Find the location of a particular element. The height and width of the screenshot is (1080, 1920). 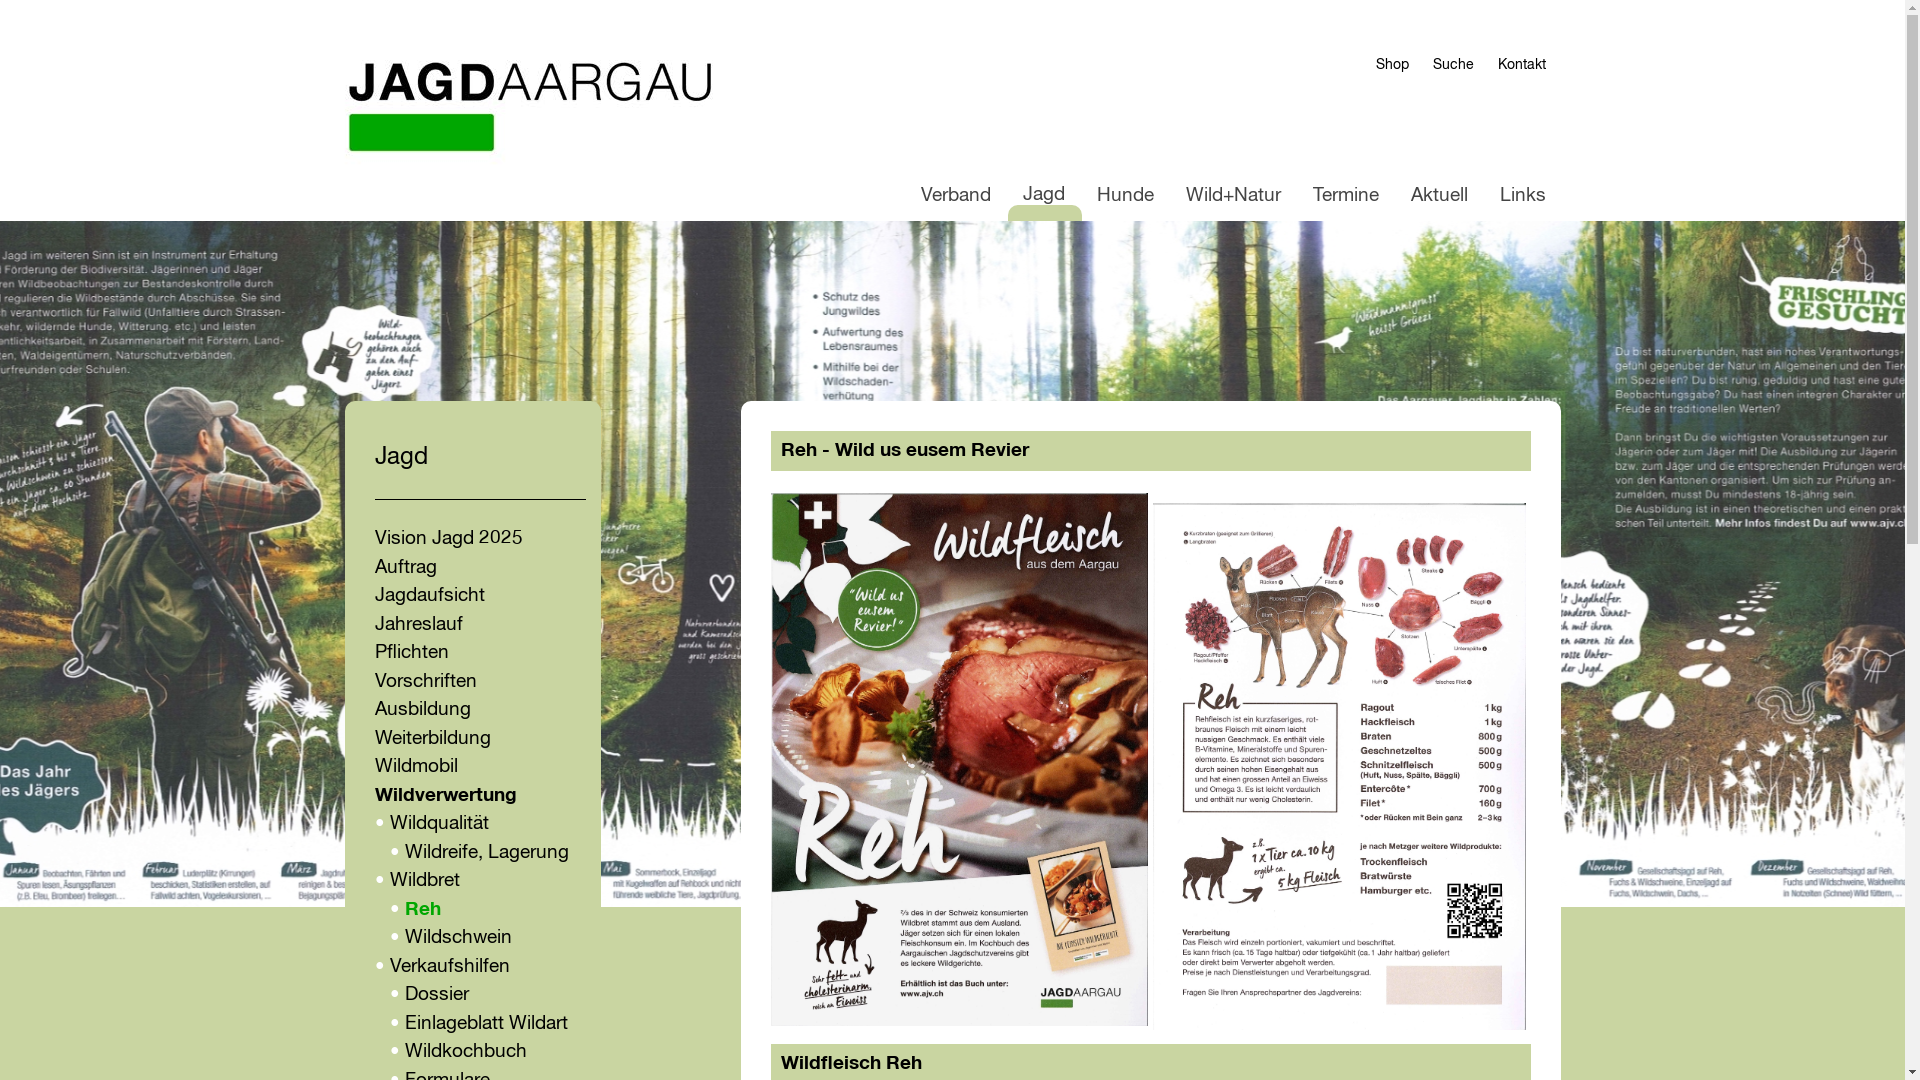

'Hunde' is located at coordinates (1125, 196).